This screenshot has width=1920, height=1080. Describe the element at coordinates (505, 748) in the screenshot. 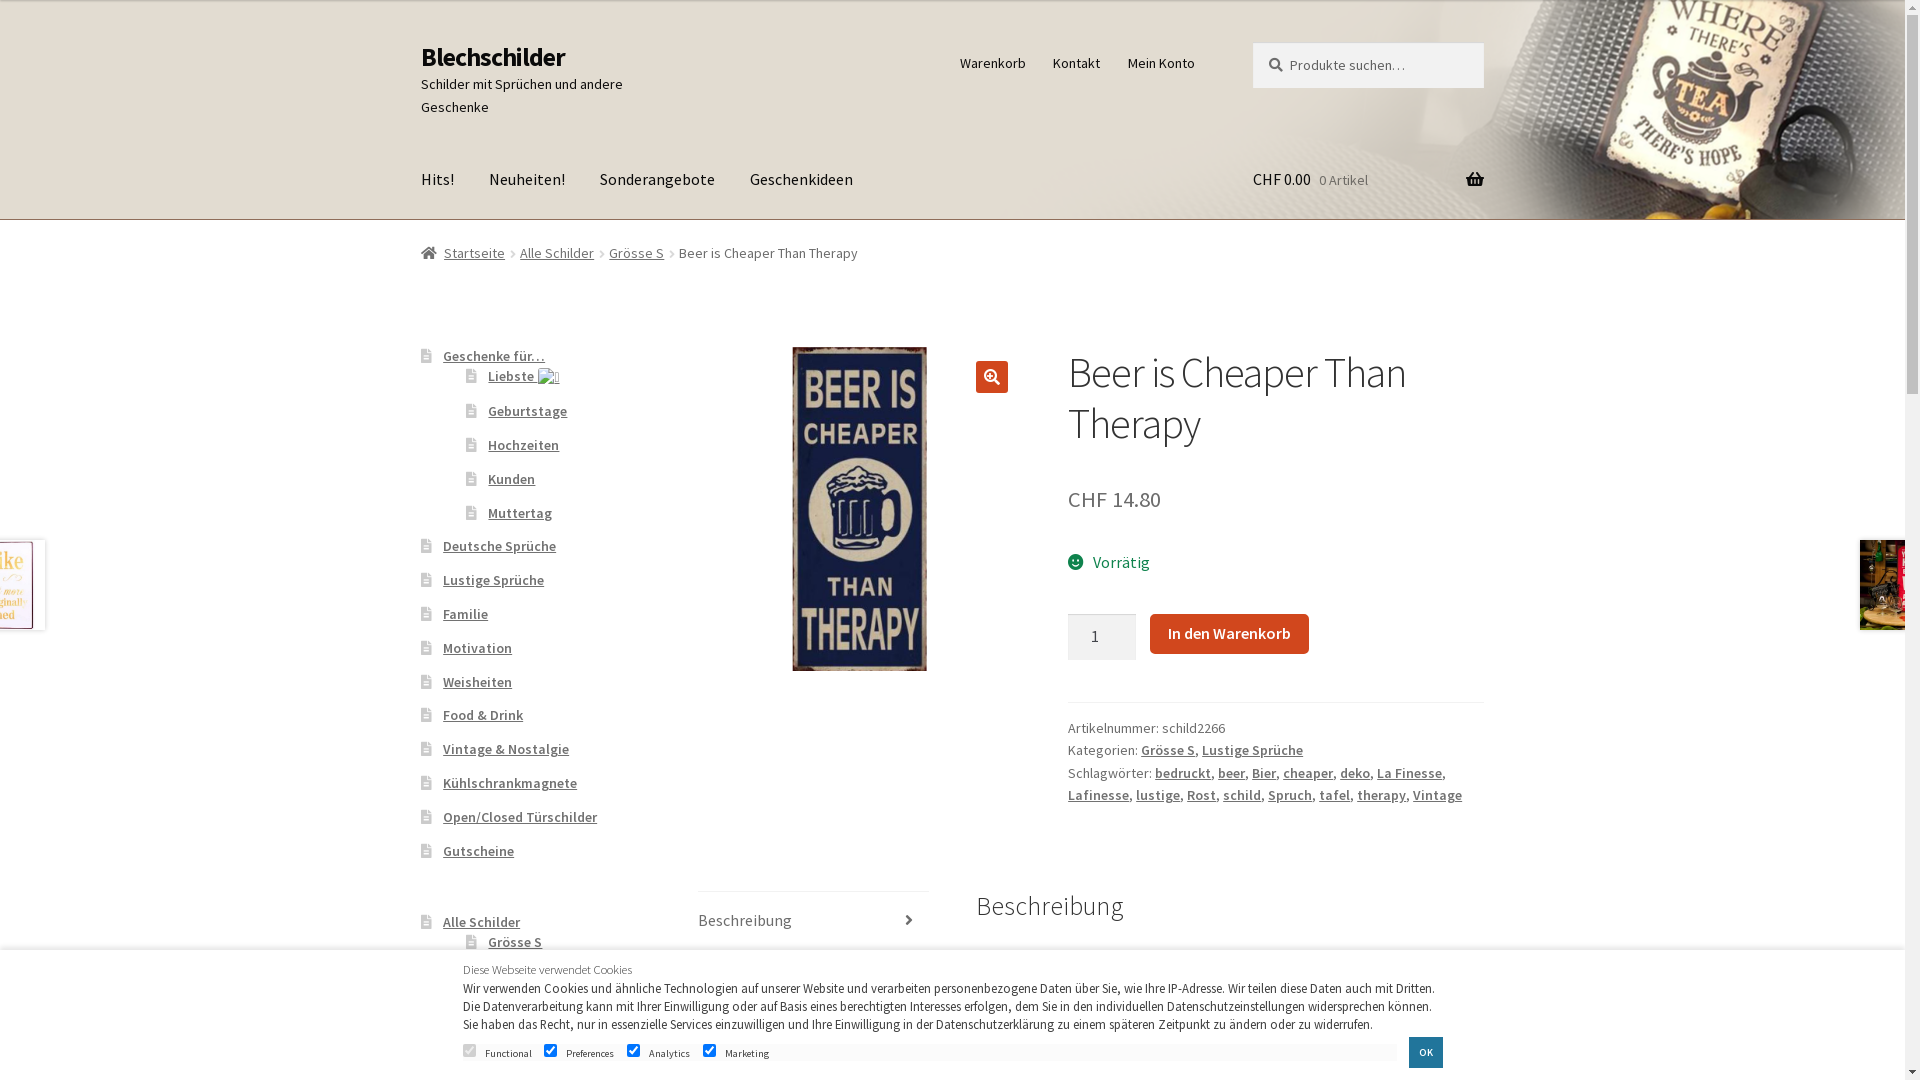

I see `'Vintage & Nostalgie'` at that location.